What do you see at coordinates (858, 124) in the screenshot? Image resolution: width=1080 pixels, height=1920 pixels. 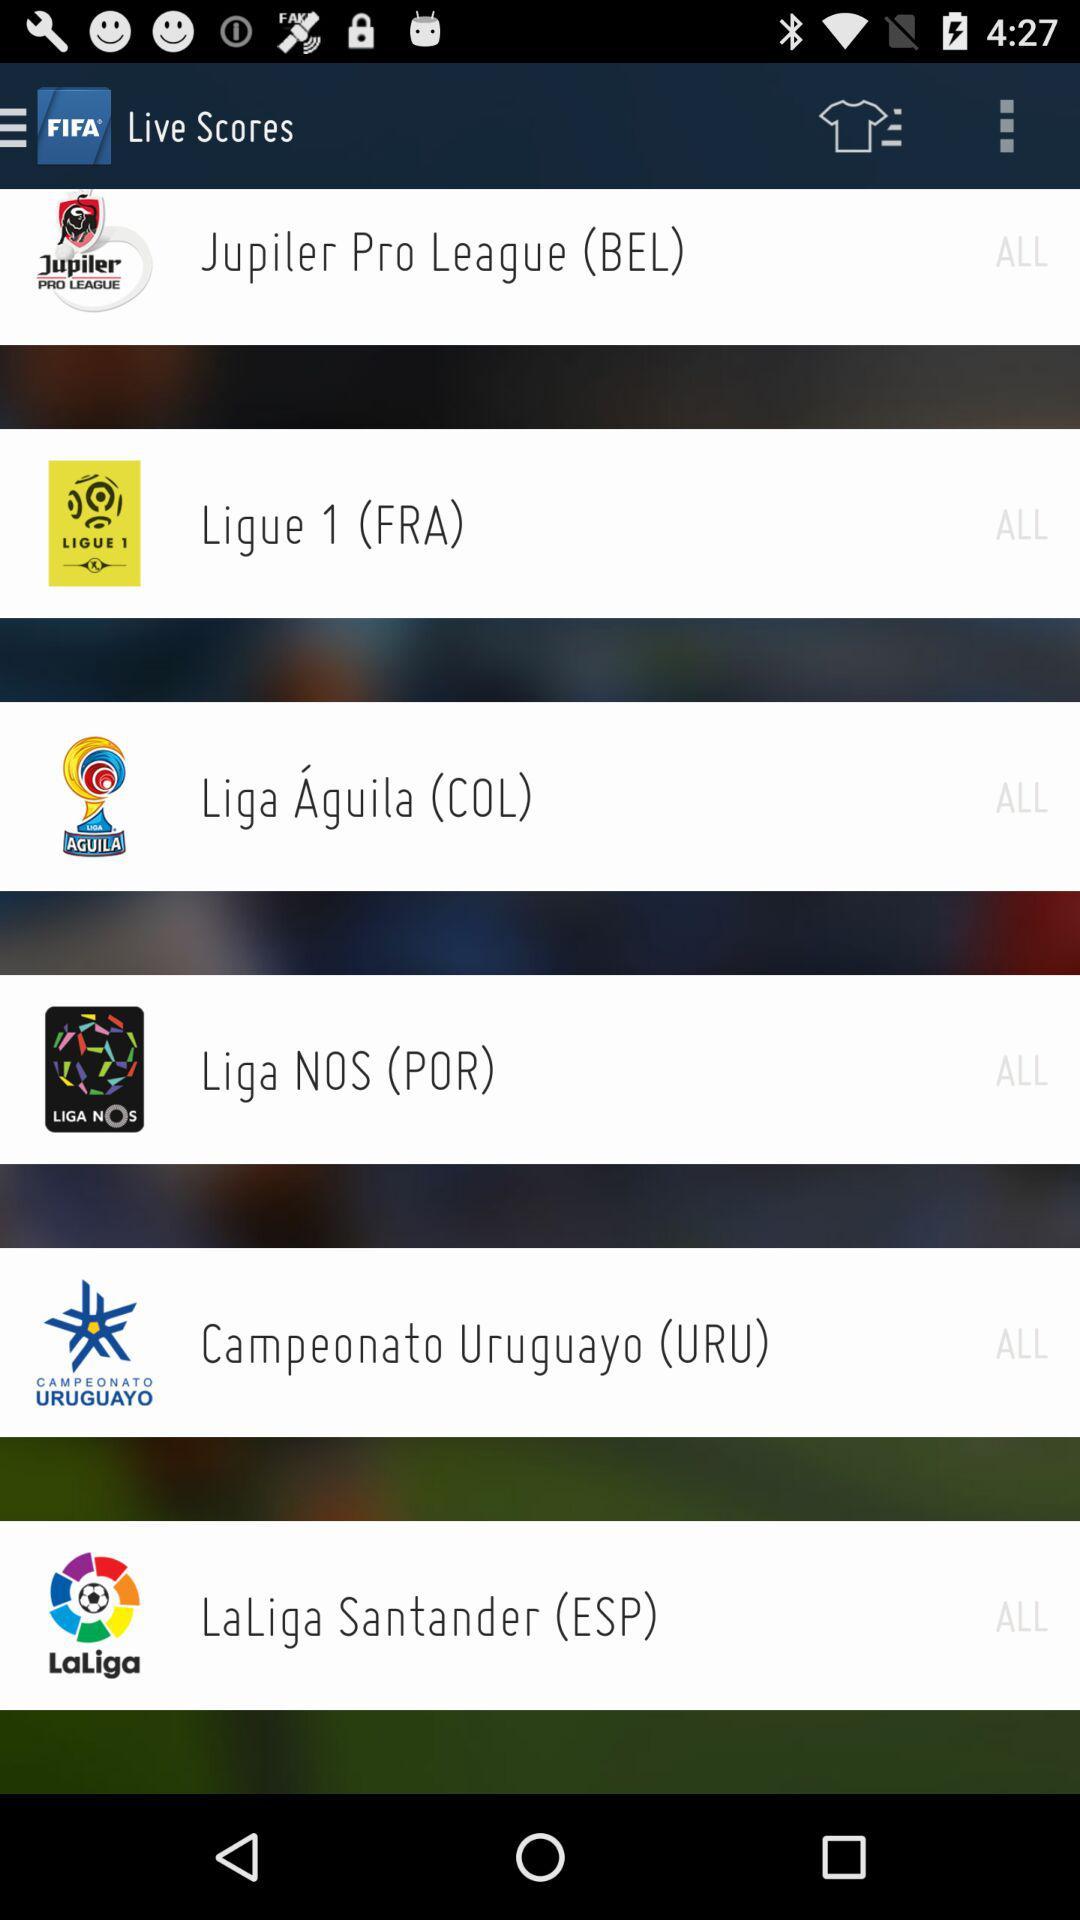 I see `the first icon right side of text live scores` at bounding box center [858, 124].